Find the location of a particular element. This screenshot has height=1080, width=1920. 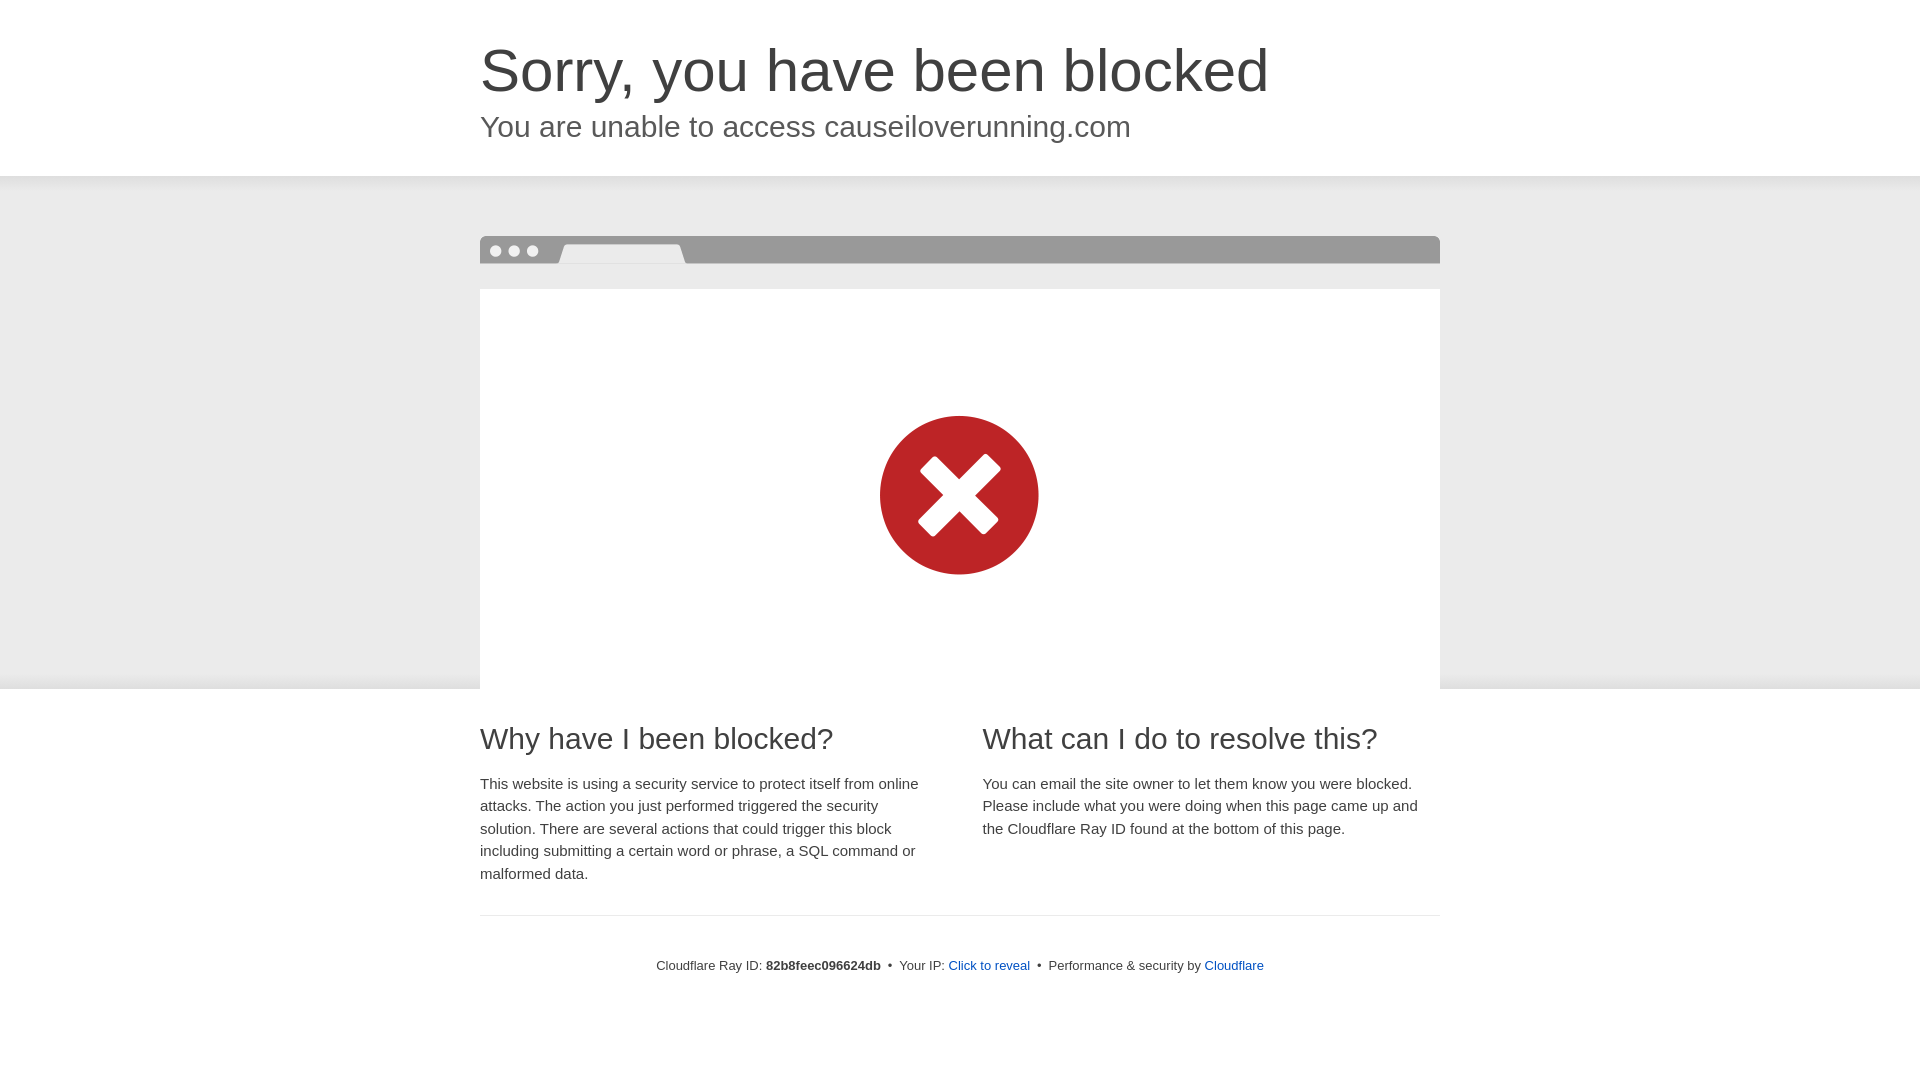

'Cloudflare' is located at coordinates (1233, 964).